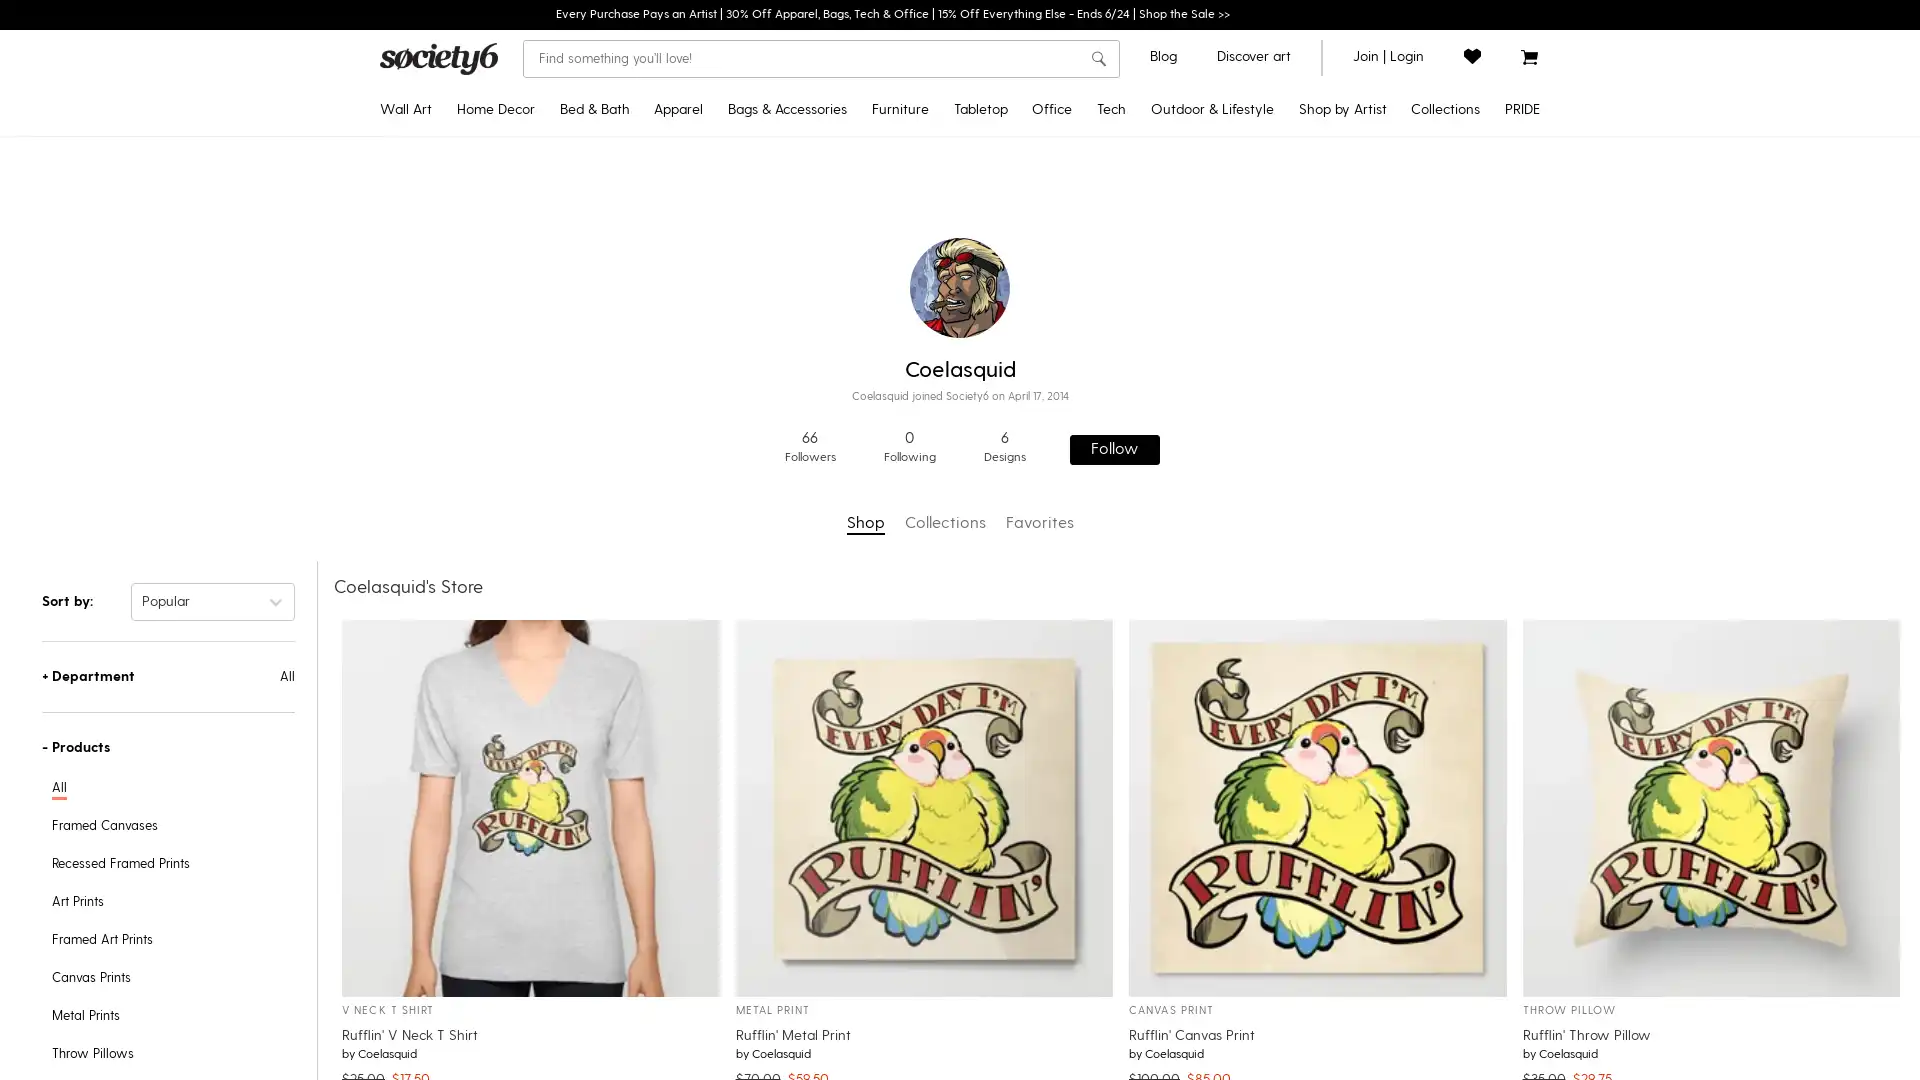 This screenshot has width=1920, height=1080. What do you see at coordinates (1110, 110) in the screenshot?
I see `Tech` at bounding box center [1110, 110].